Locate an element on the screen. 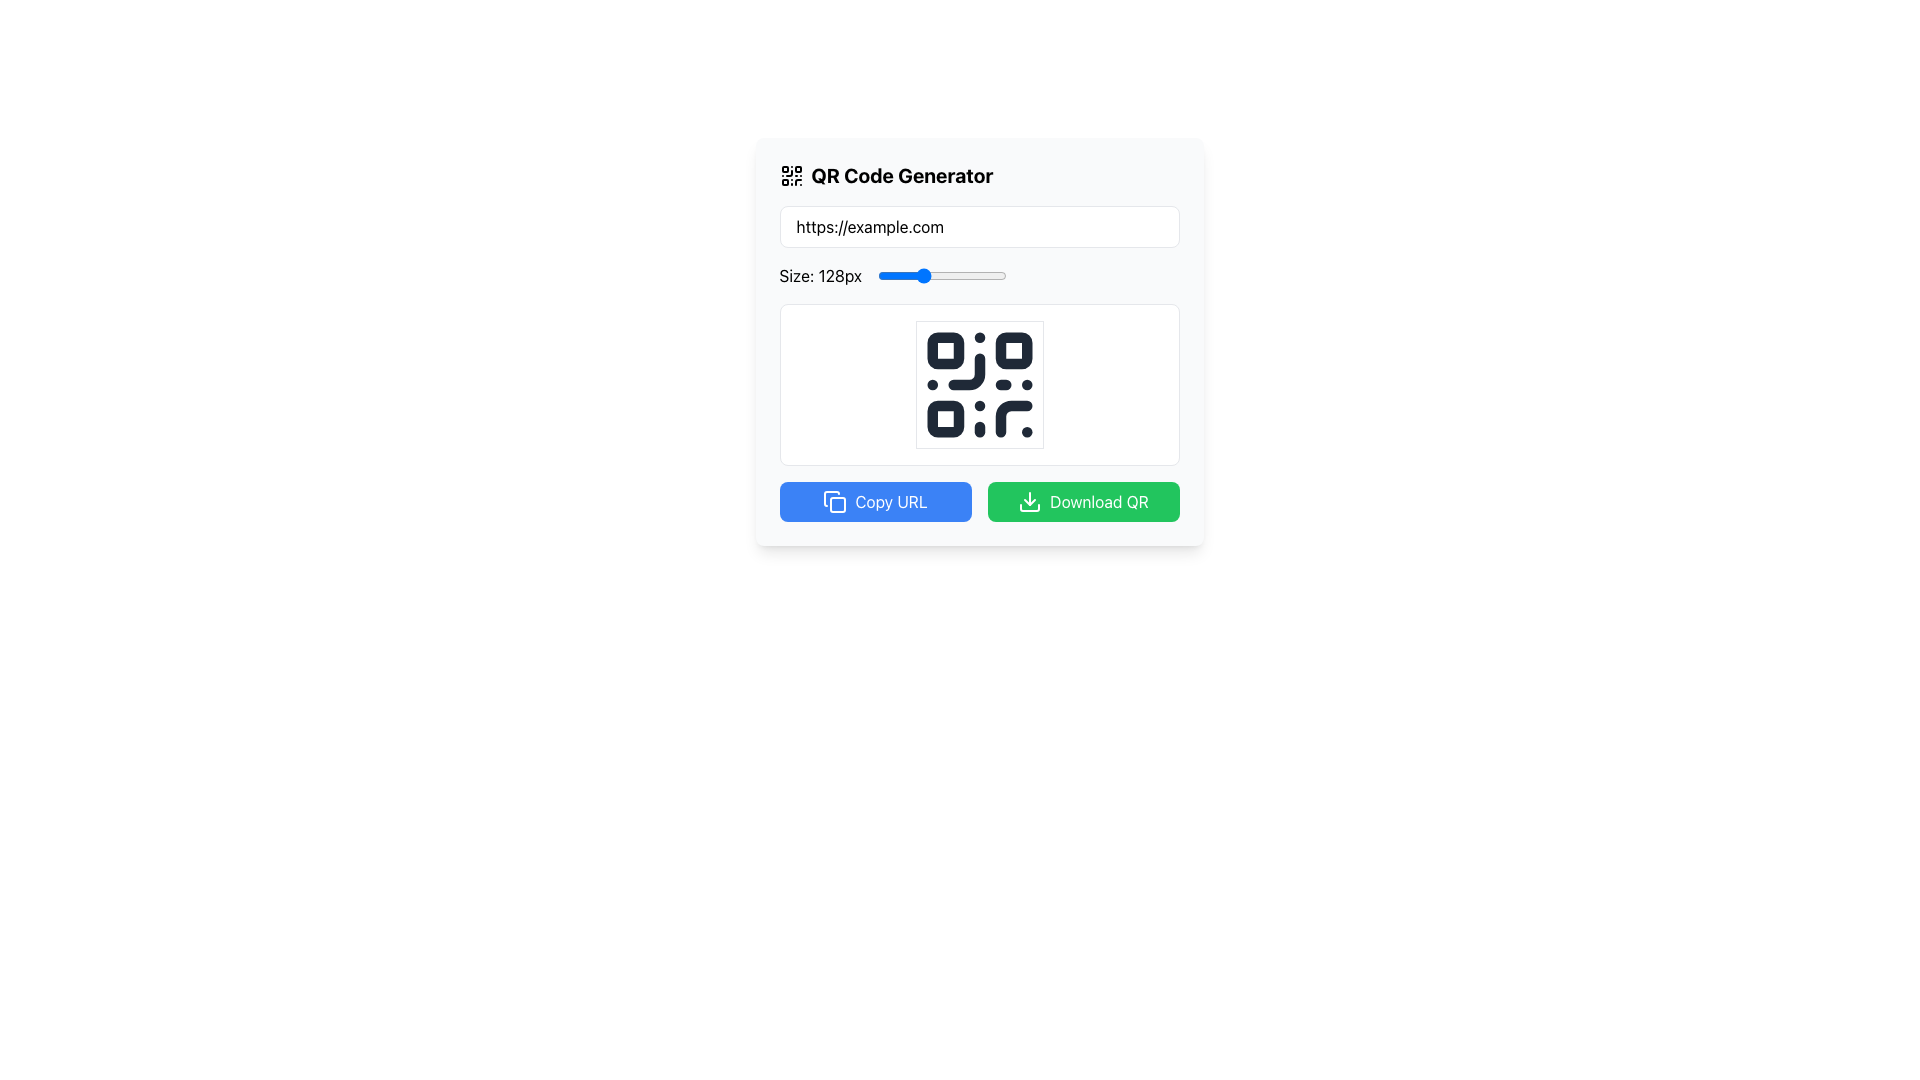 The height and width of the screenshot is (1080, 1920). the QR code size is located at coordinates (993, 276).